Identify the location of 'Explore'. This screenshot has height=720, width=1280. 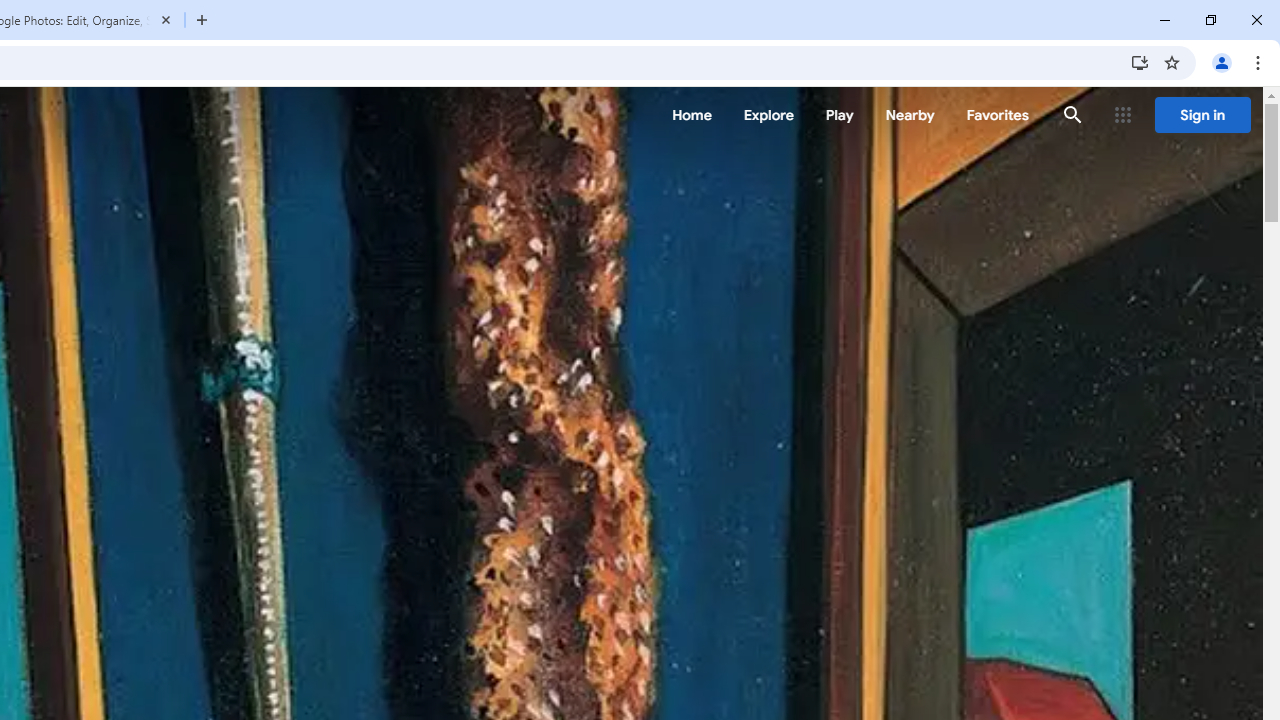
(767, 115).